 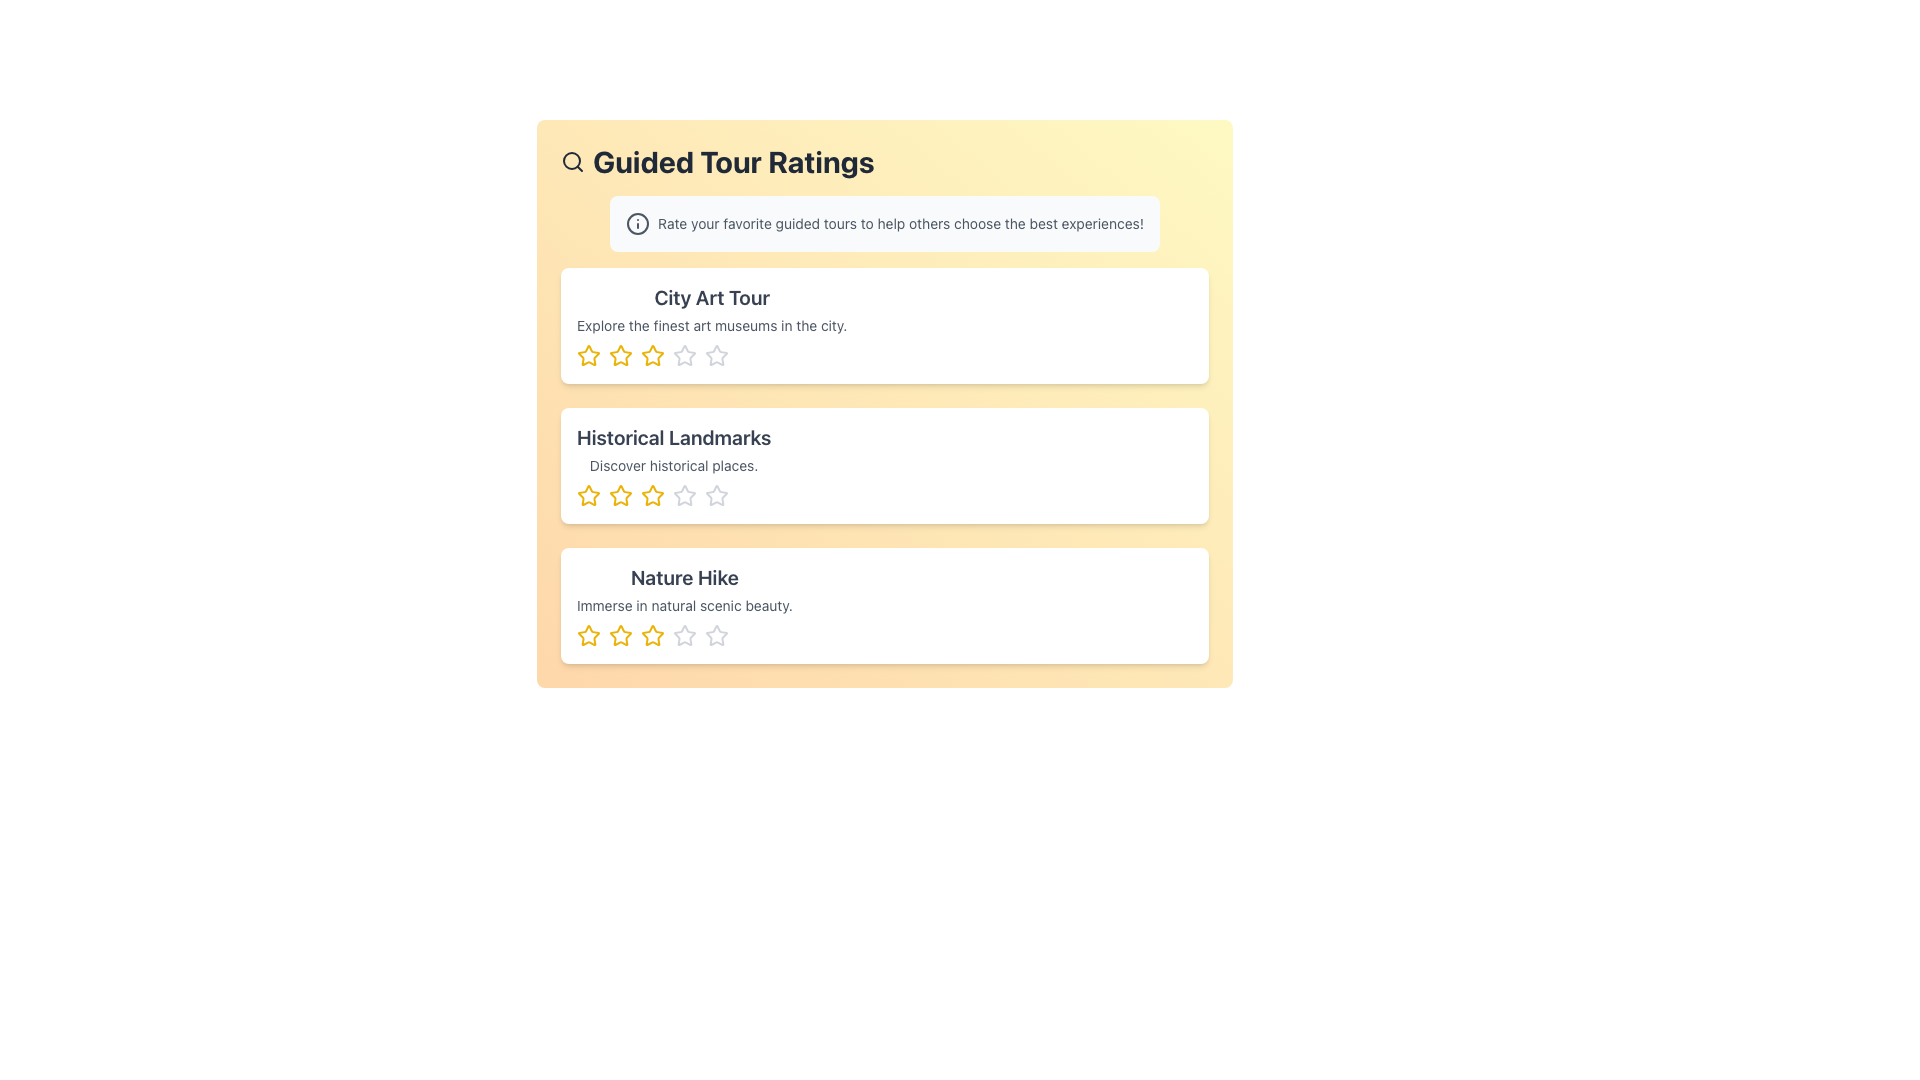 What do you see at coordinates (619, 495) in the screenshot?
I see `the second star in the rating component for the 'Historical Landmarks' tour to provide a rating` at bounding box center [619, 495].